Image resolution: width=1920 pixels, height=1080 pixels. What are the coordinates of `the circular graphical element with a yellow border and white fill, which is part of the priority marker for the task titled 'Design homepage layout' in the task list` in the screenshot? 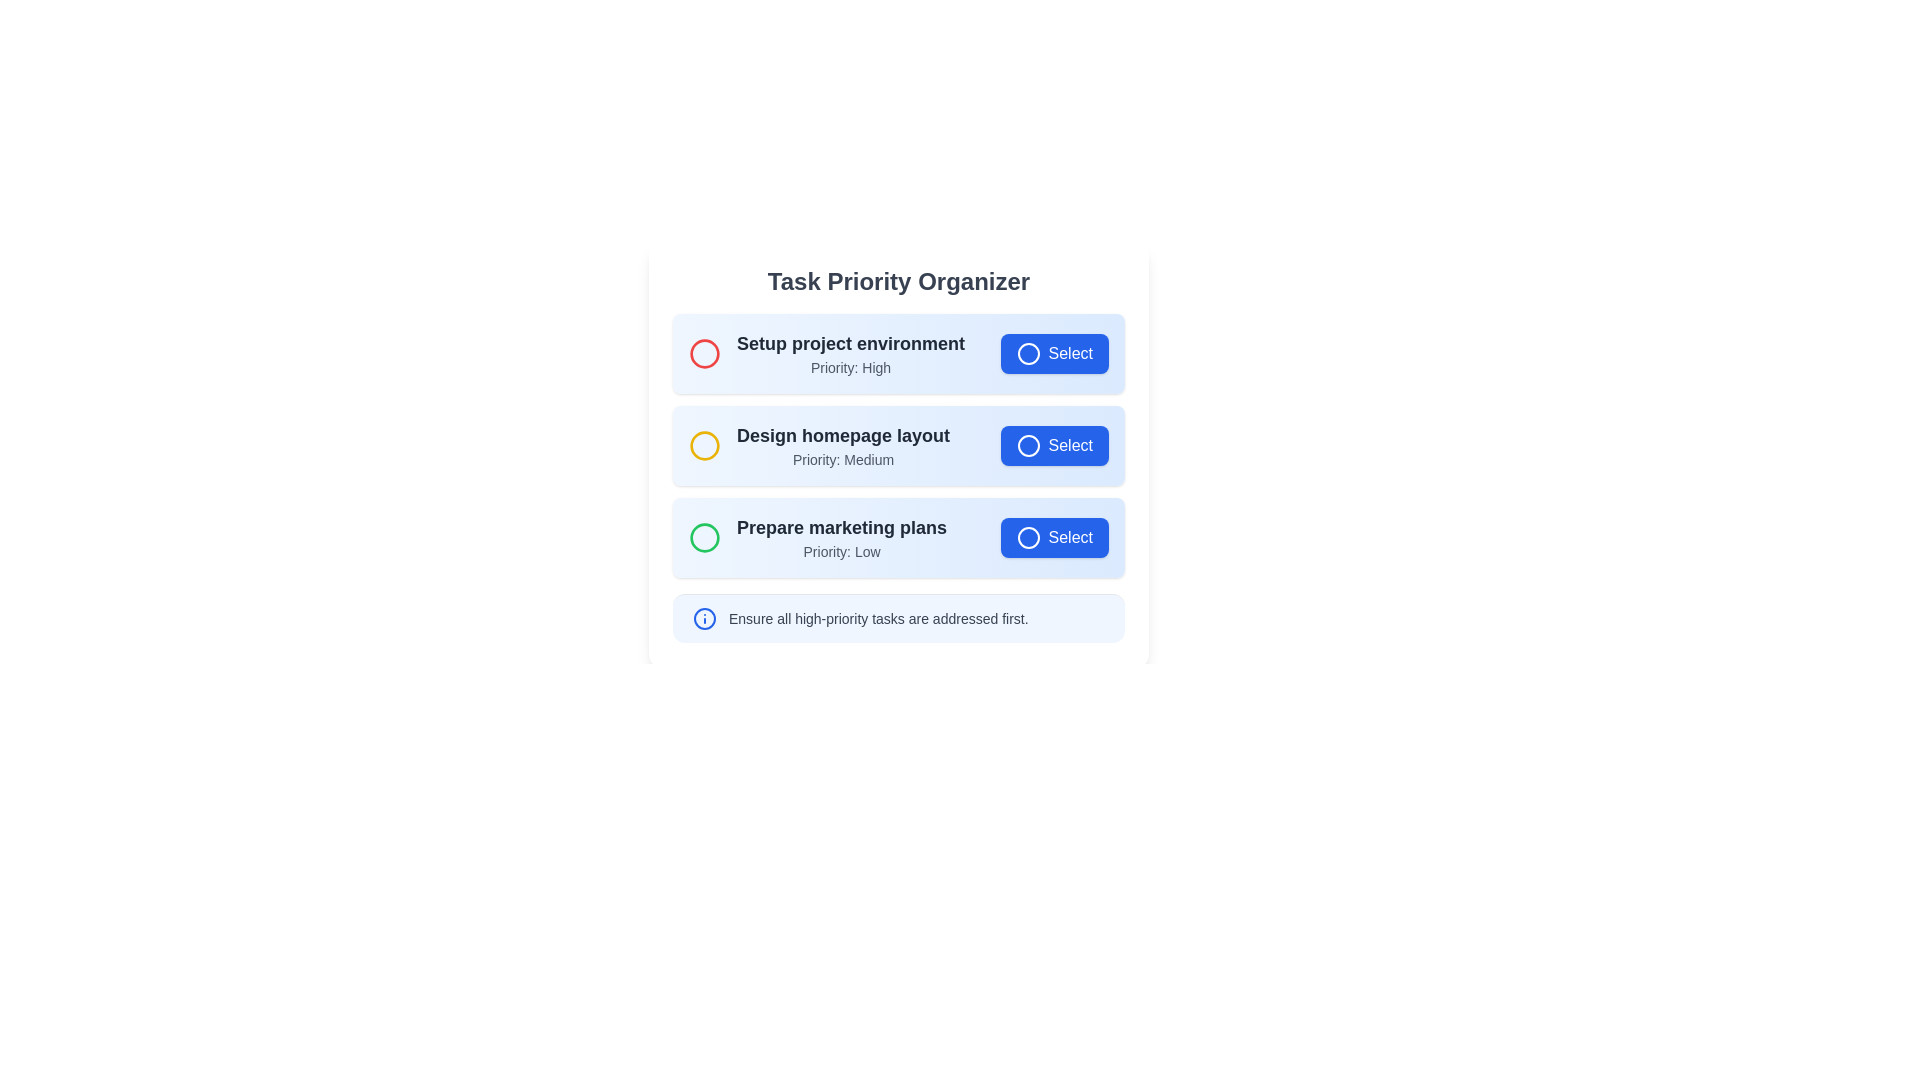 It's located at (705, 445).